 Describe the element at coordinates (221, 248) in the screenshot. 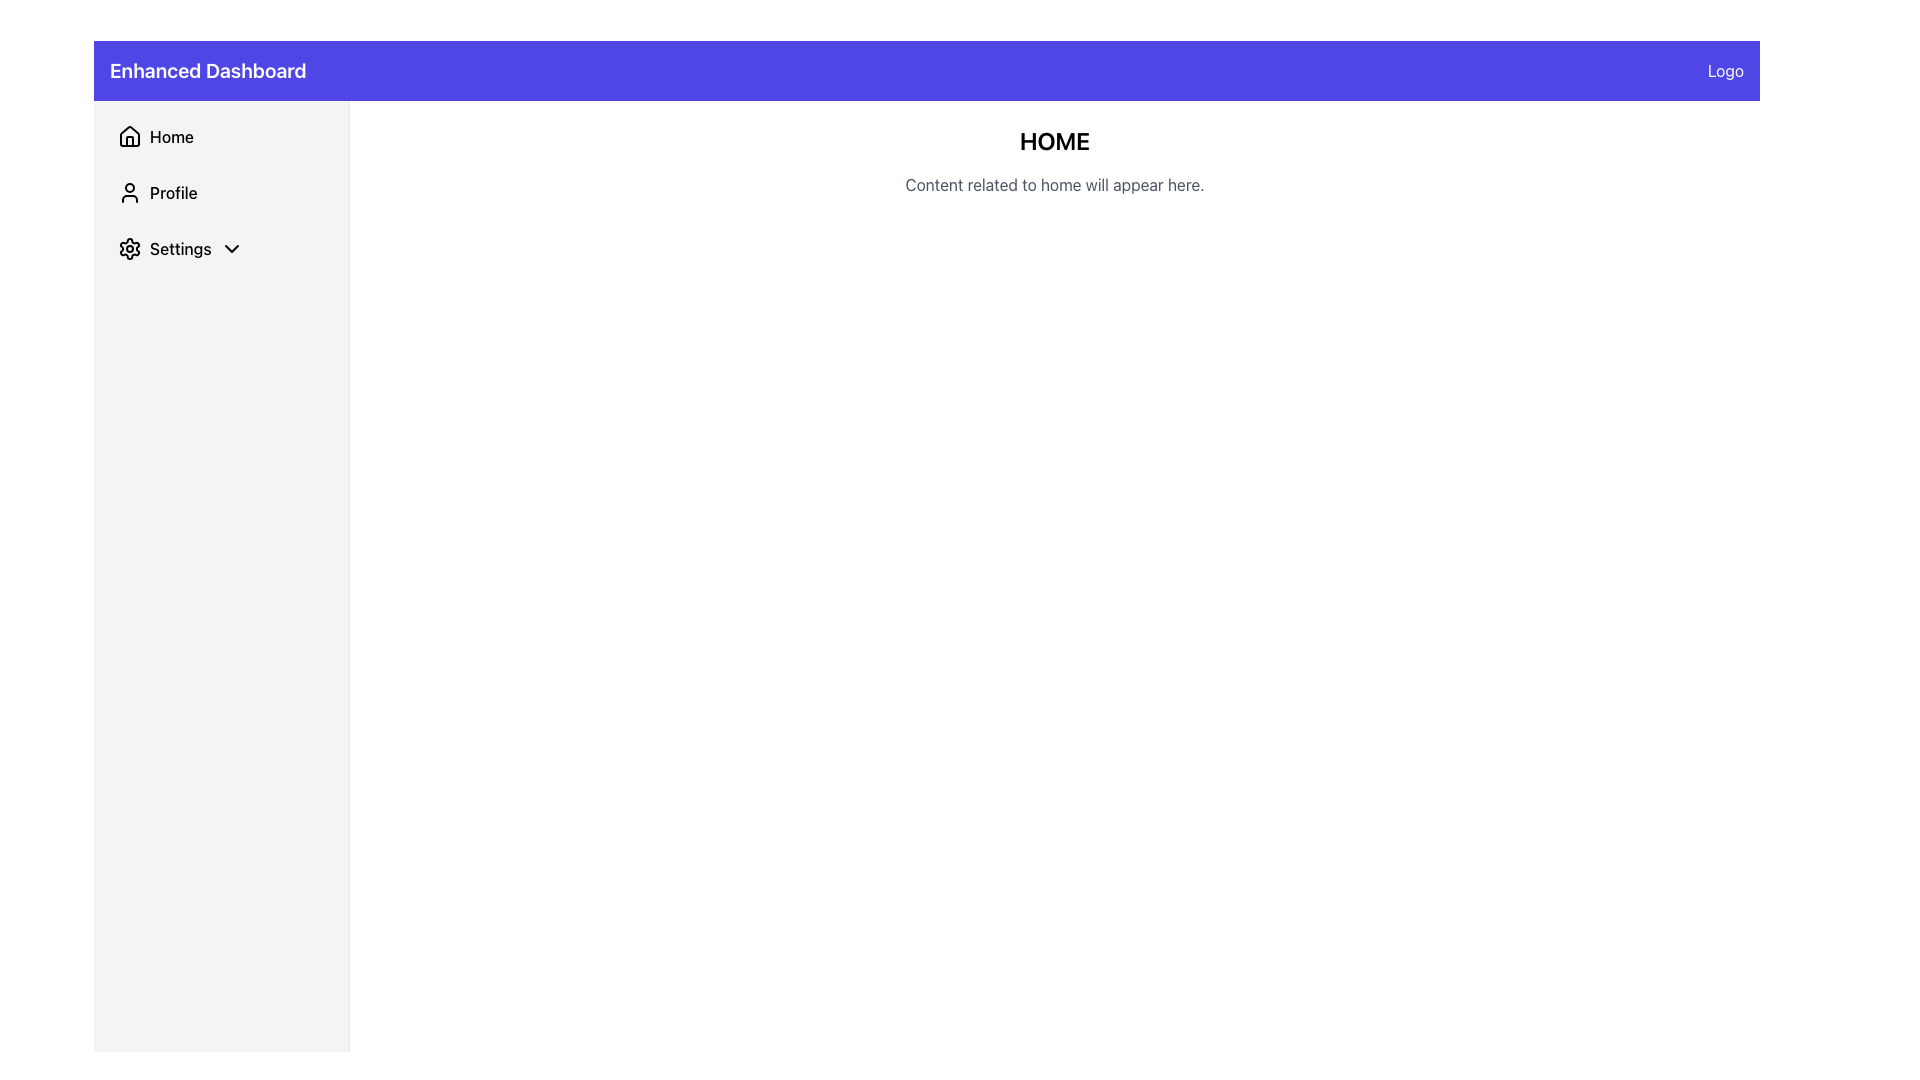

I see `the settings menu item located at the bottom of the vertical navigation menu` at that location.